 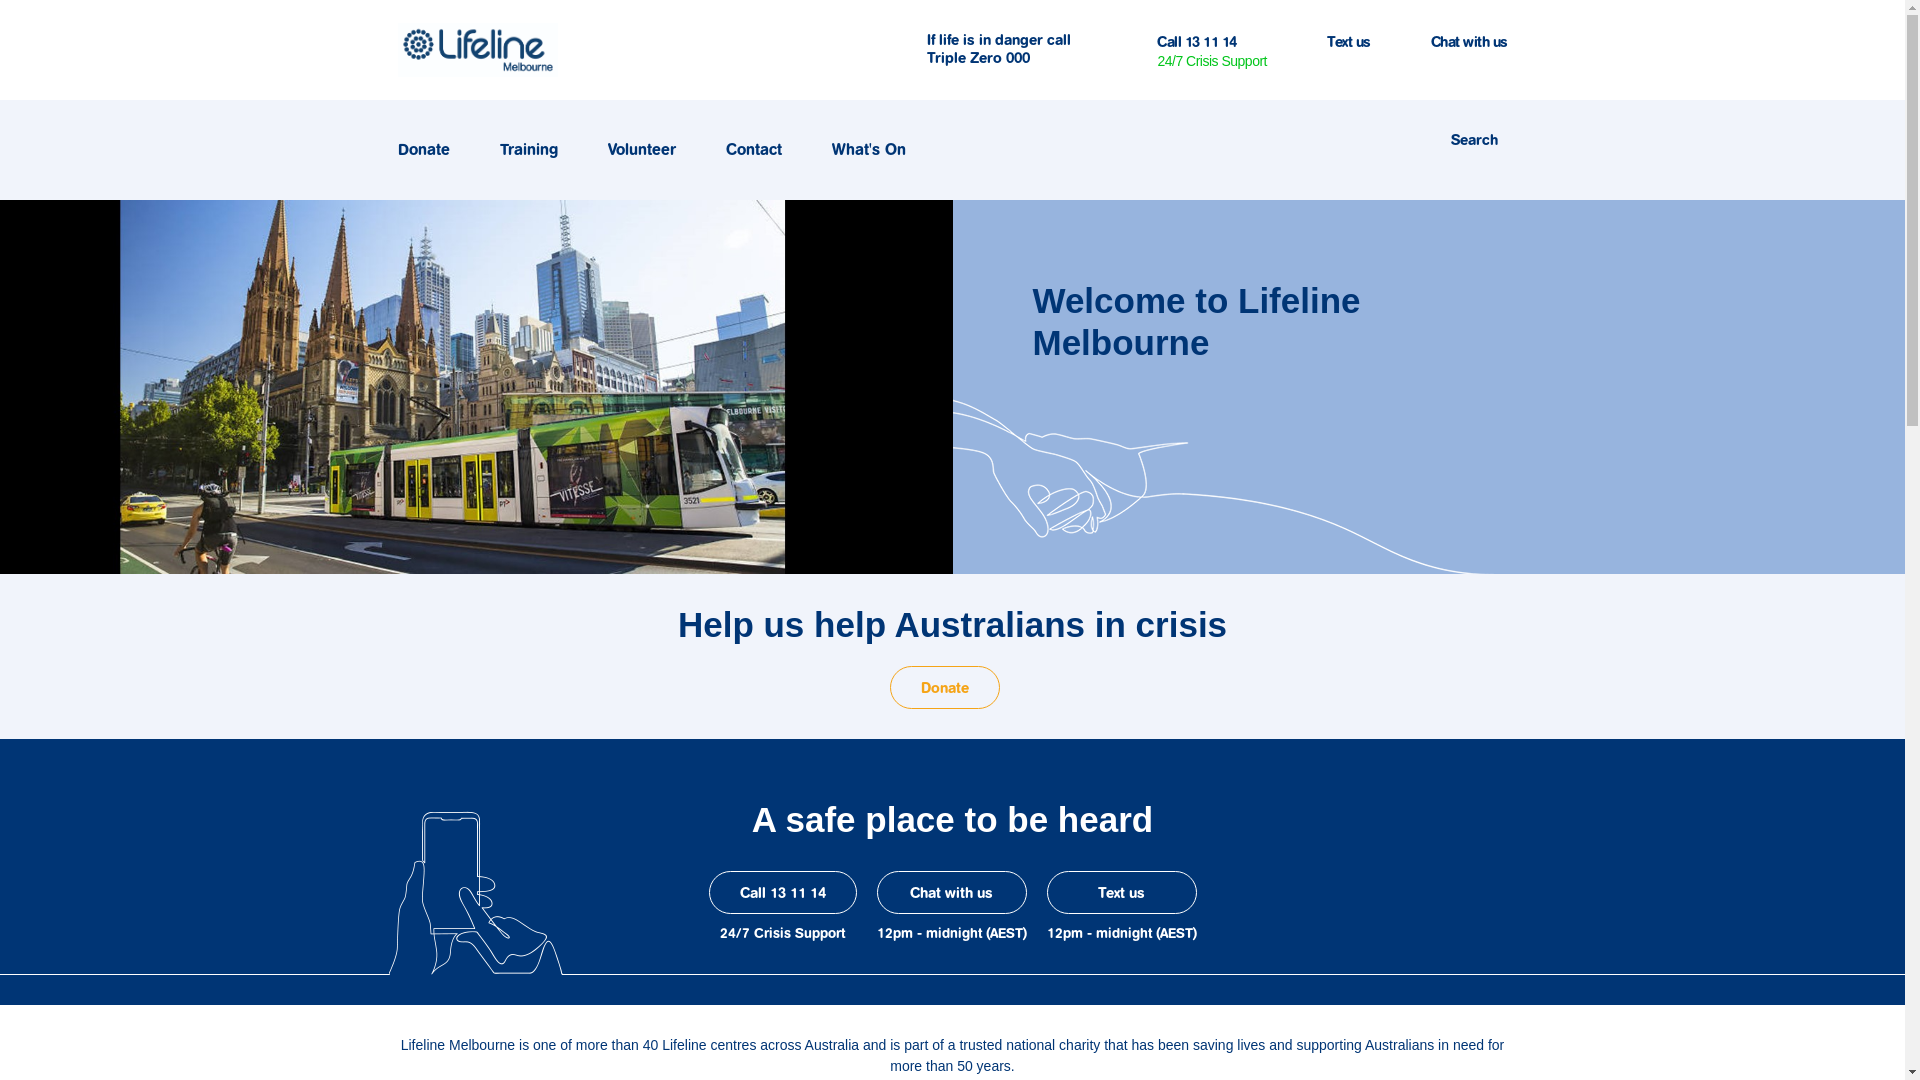 I want to click on 'Chat with us', so click(x=949, y=891).